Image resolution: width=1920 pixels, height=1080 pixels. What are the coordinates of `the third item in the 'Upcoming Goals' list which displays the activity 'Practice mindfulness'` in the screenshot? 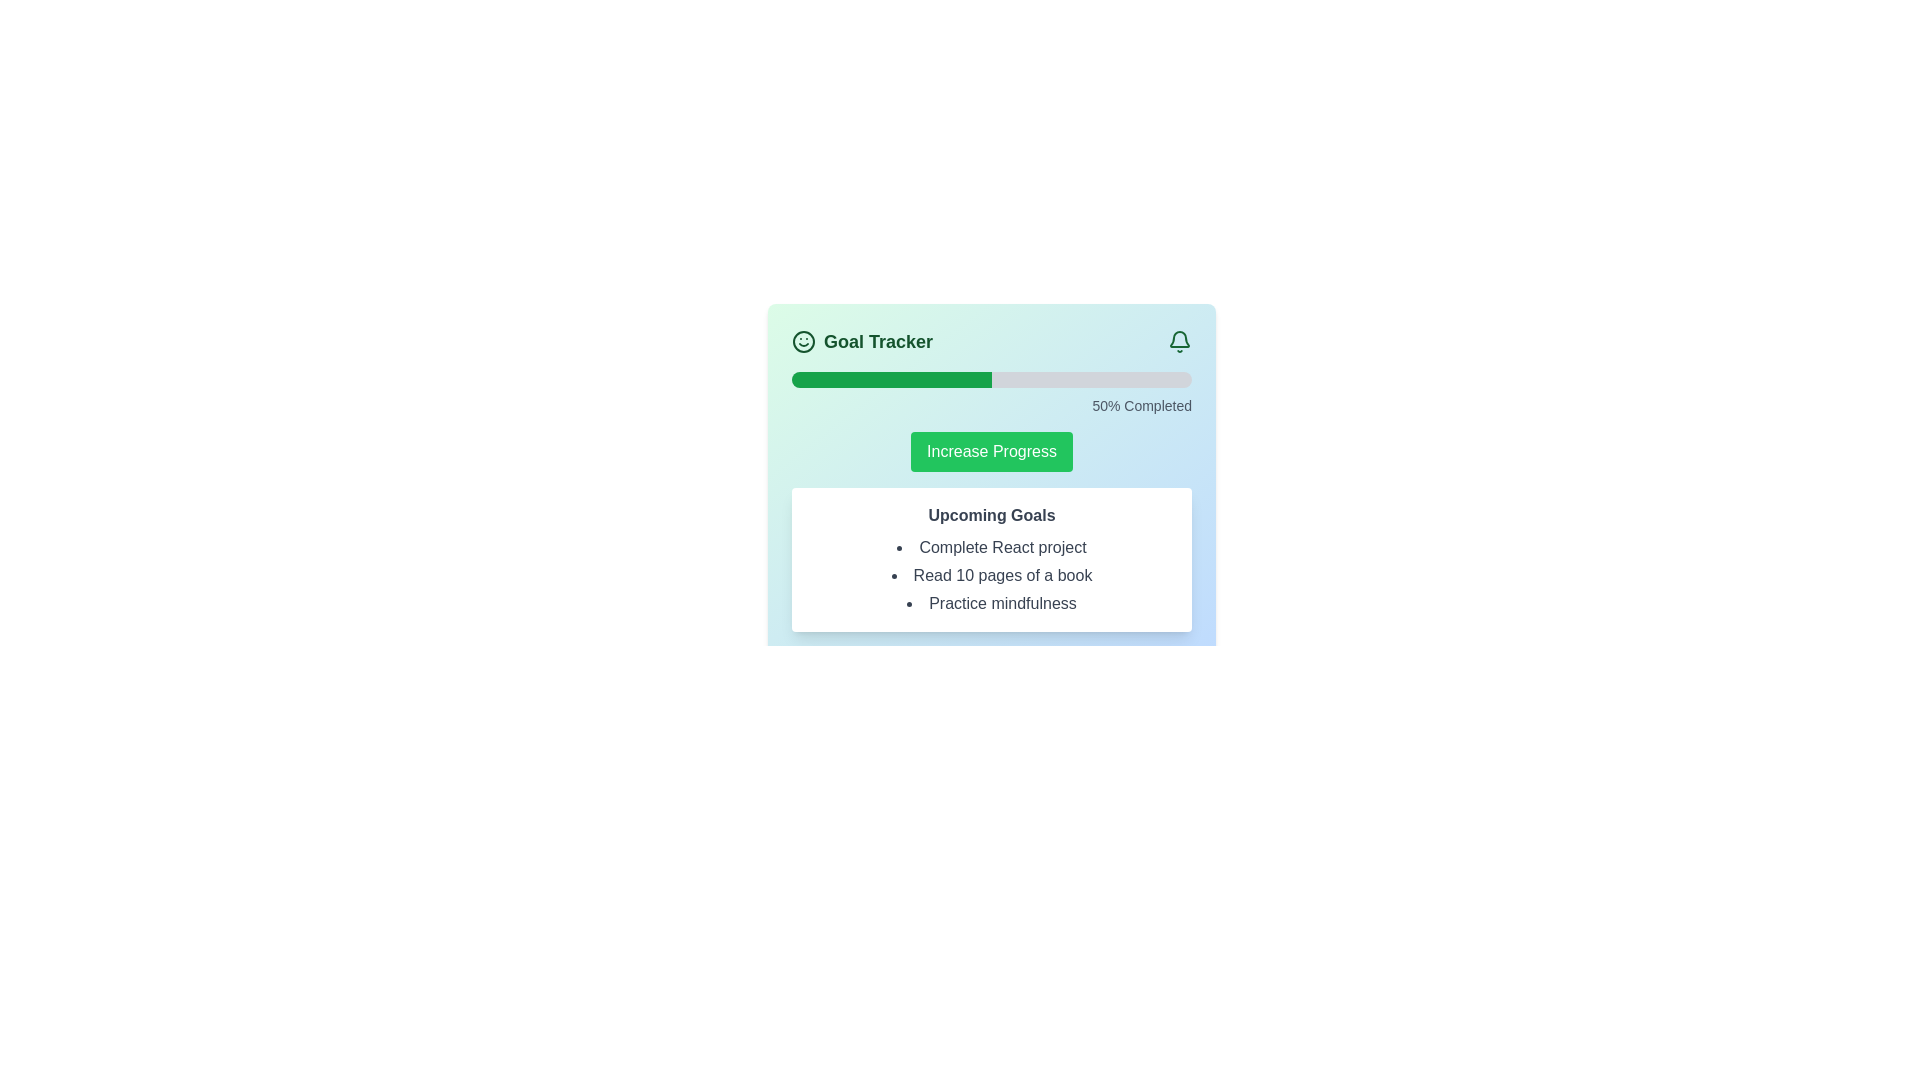 It's located at (992, 603).